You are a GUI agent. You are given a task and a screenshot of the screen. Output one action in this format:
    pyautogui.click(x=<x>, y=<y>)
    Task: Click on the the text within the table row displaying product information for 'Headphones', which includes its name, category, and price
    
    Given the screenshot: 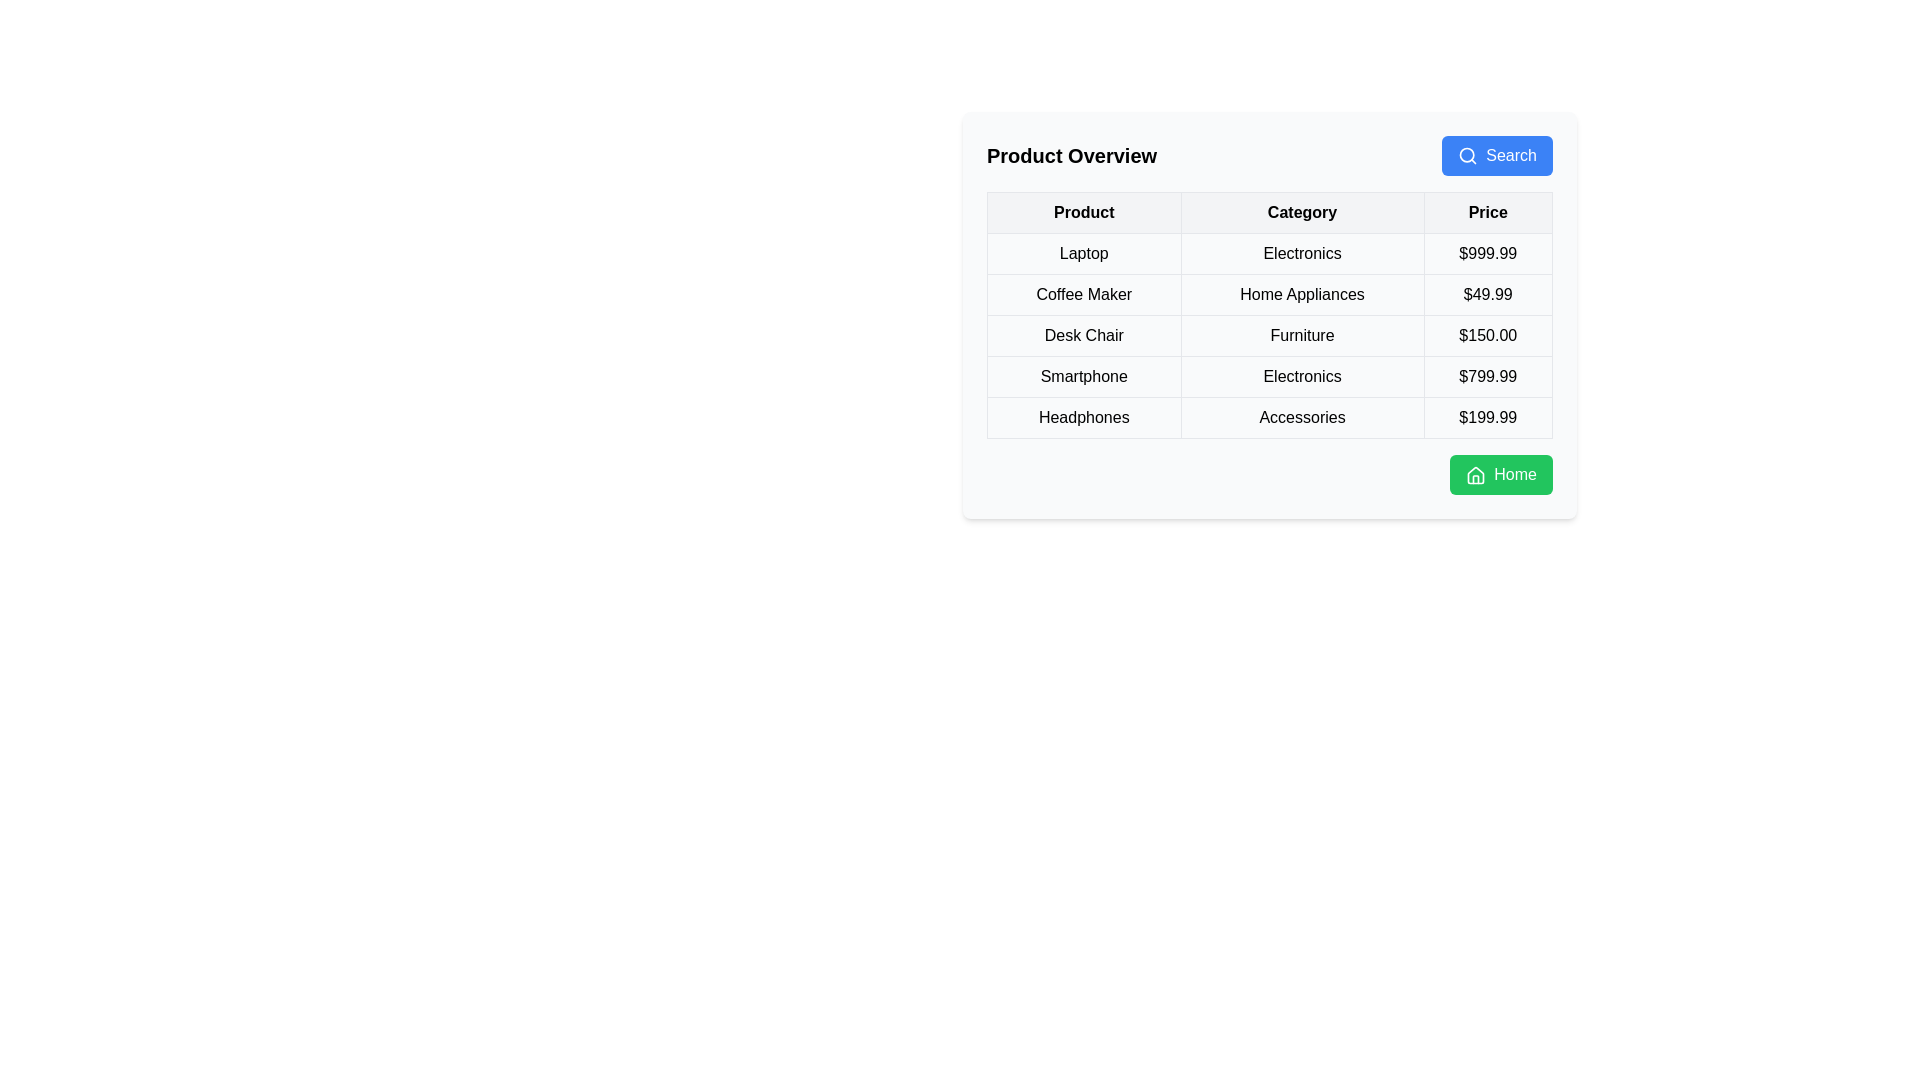 What is the action you would take?
    pyautogui.click(x=1269, y=416)
    